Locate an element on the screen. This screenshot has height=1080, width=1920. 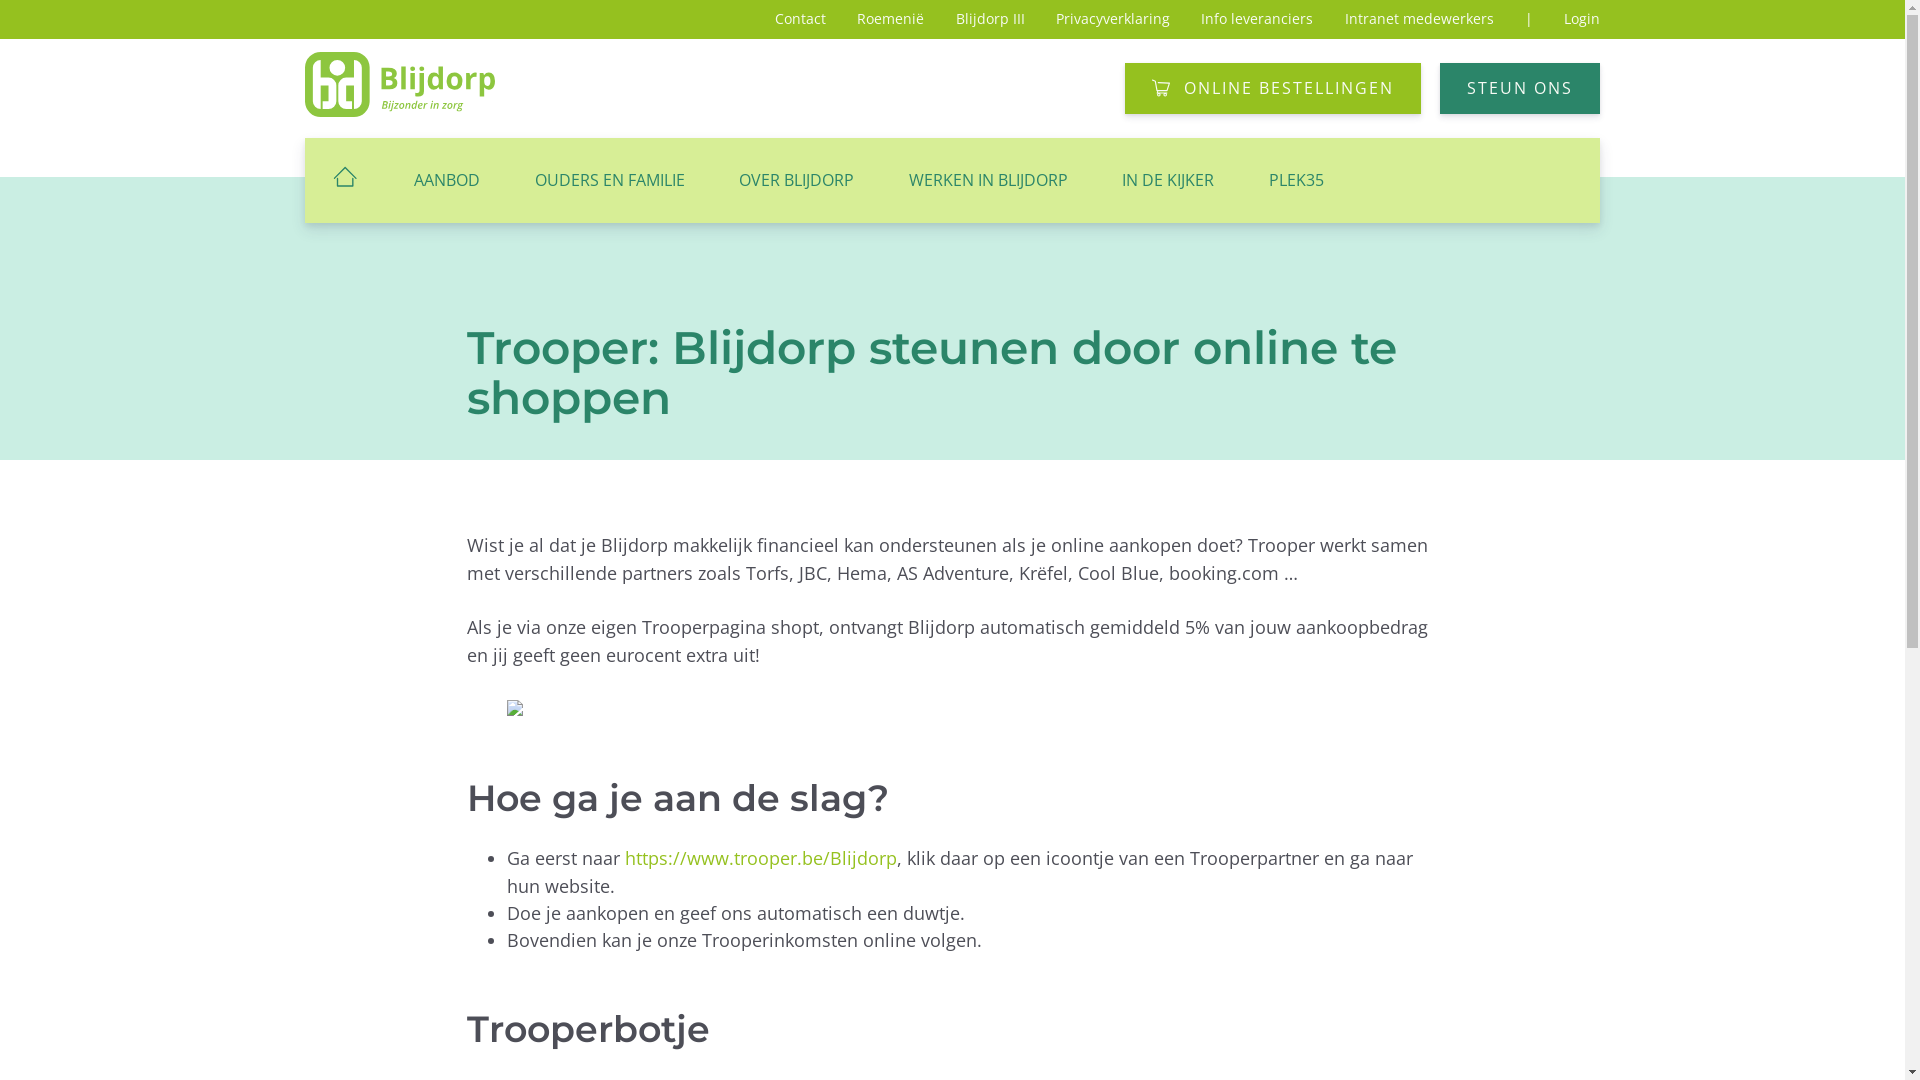
'STEUN ONS' is located at coordinates (1520, 87).